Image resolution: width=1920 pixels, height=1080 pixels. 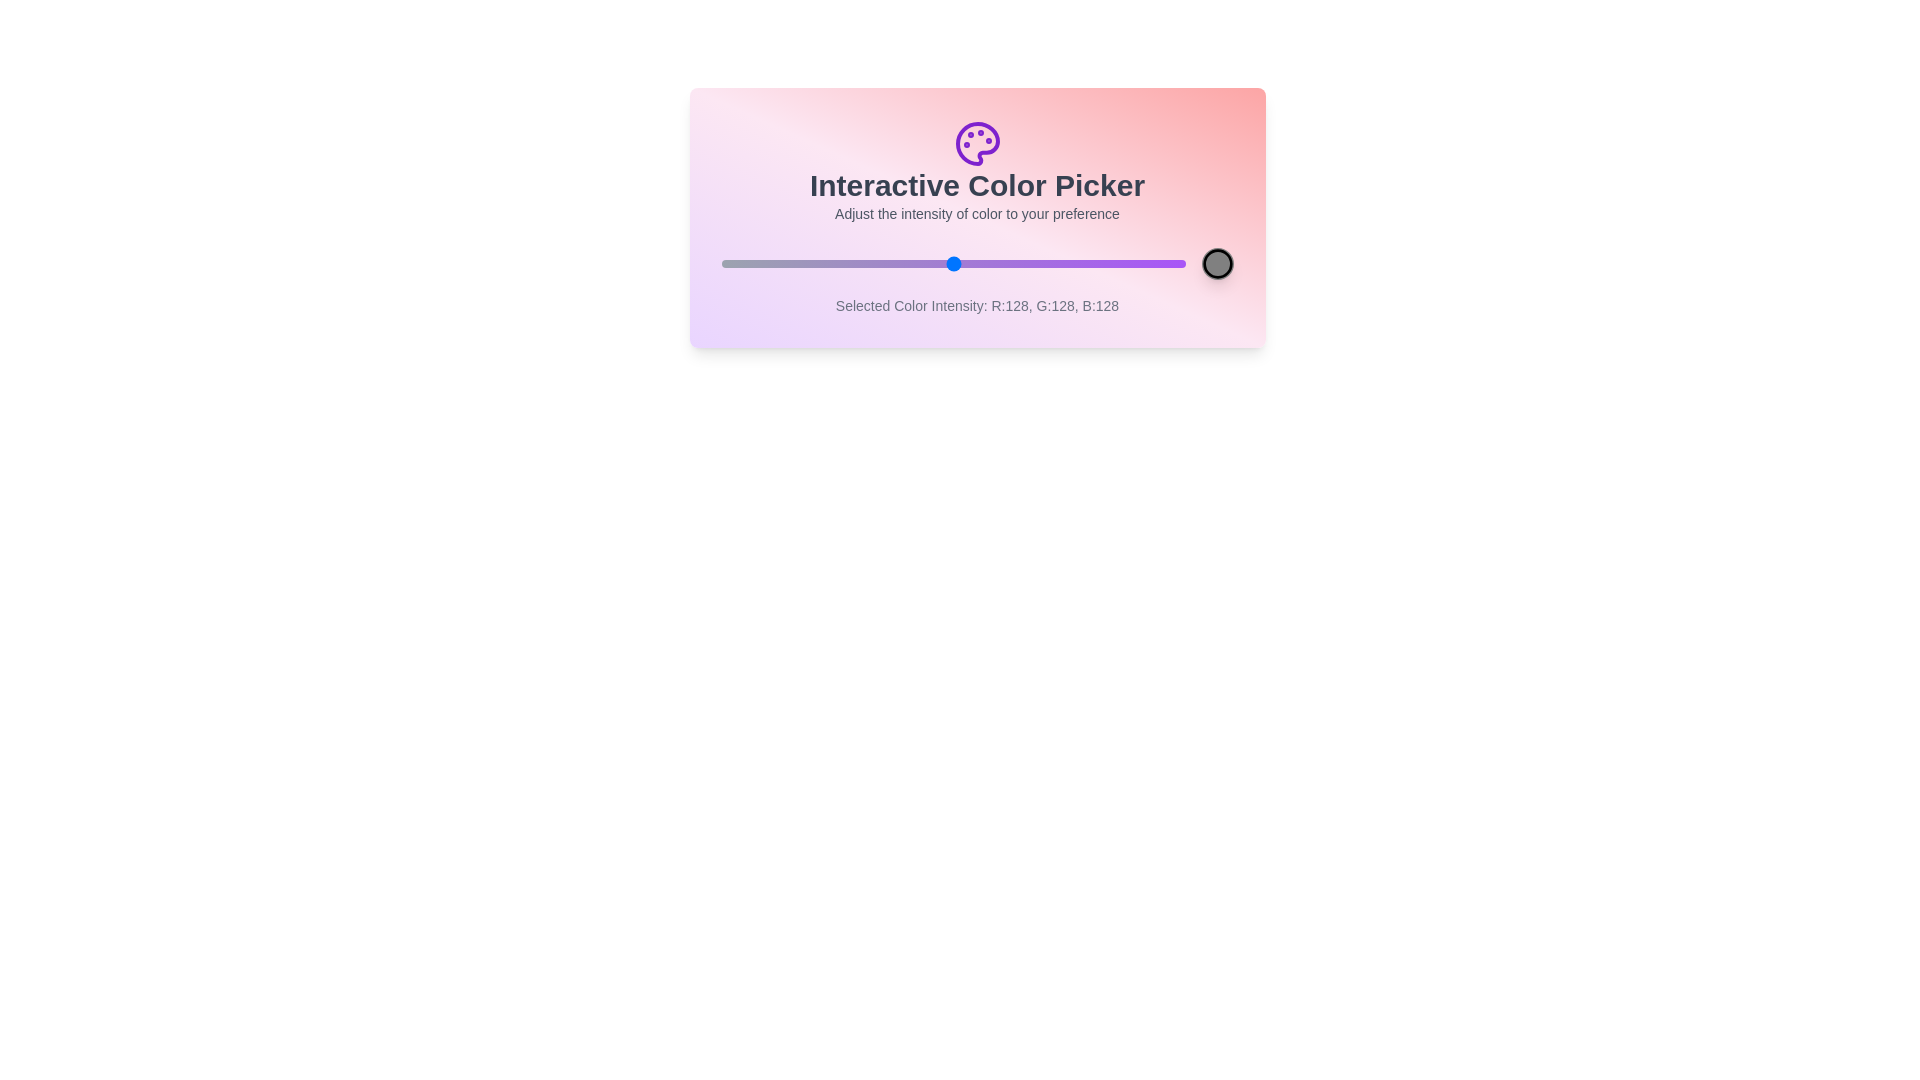 I want to click on the color intensity to 199 by dragging the slider, so click(x=1081, y=262).